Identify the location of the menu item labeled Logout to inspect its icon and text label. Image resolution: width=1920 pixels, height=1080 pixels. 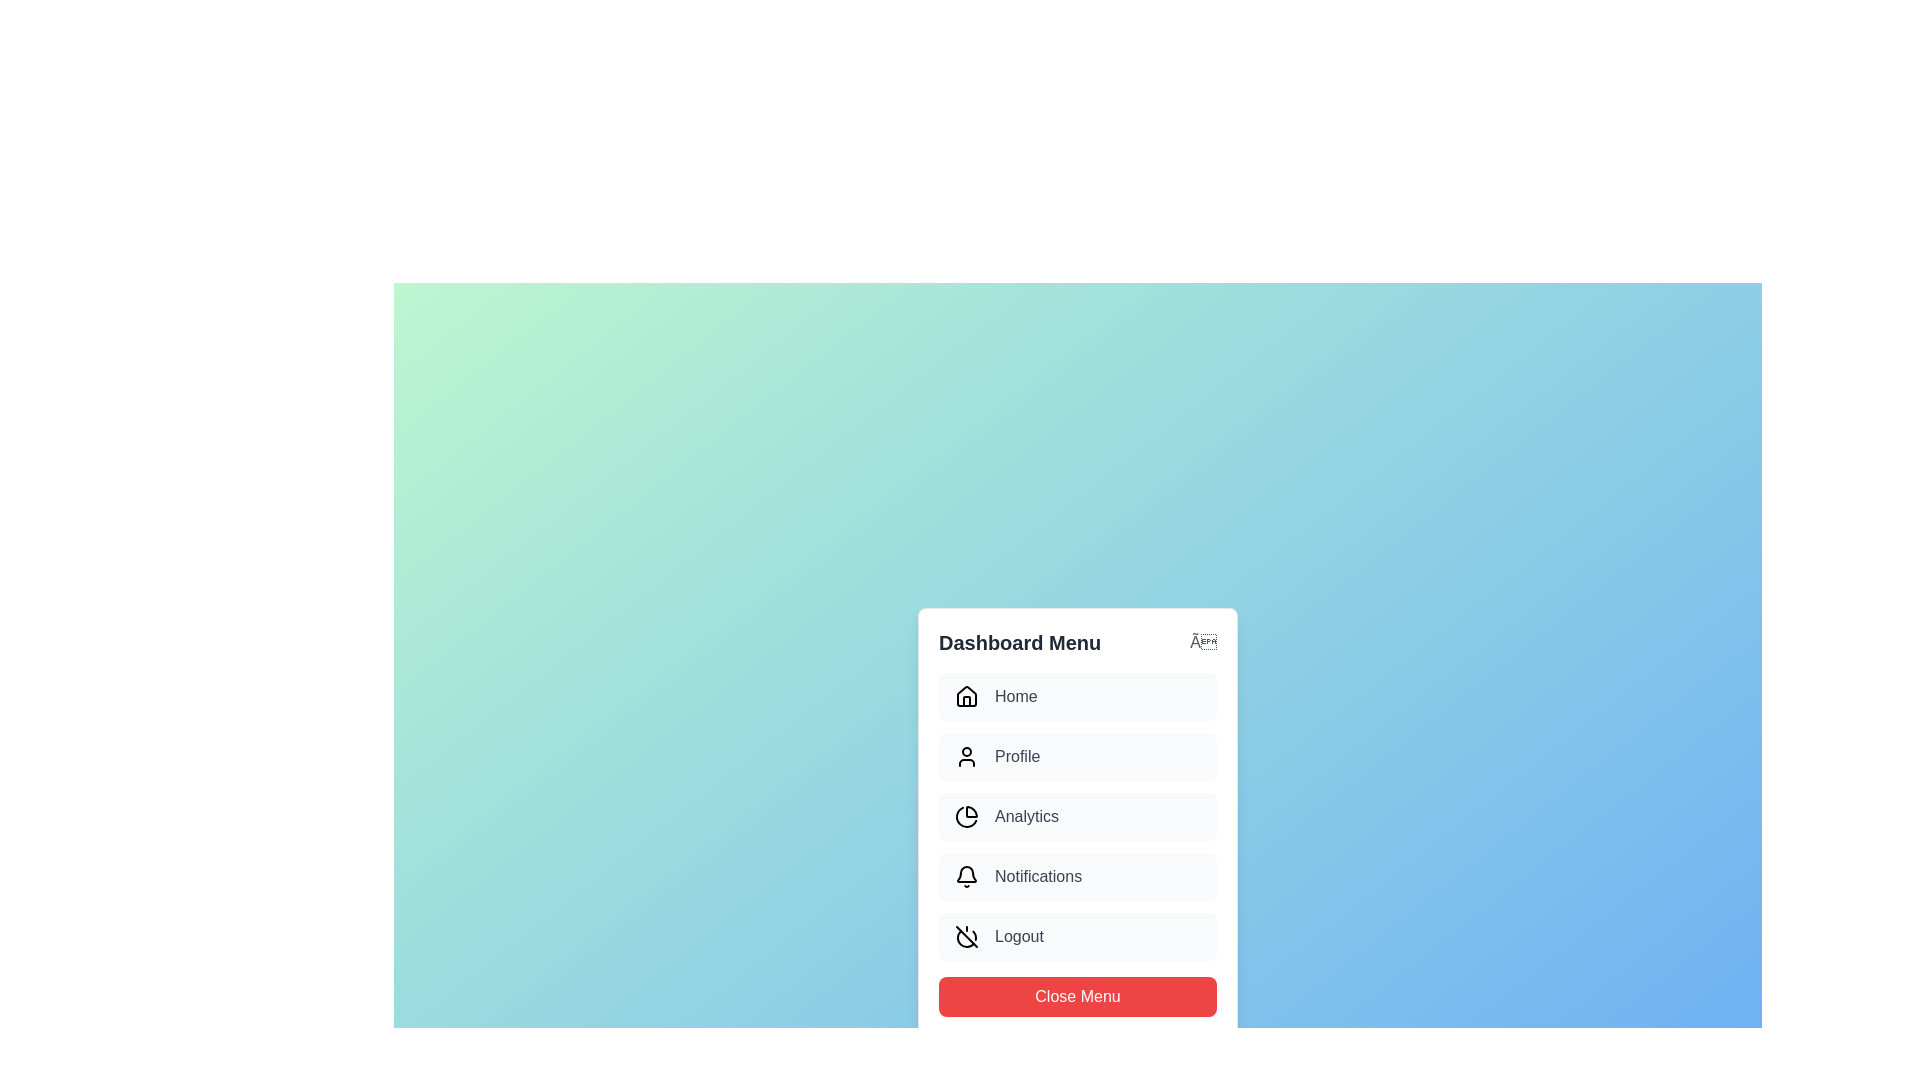
(1077, 937).